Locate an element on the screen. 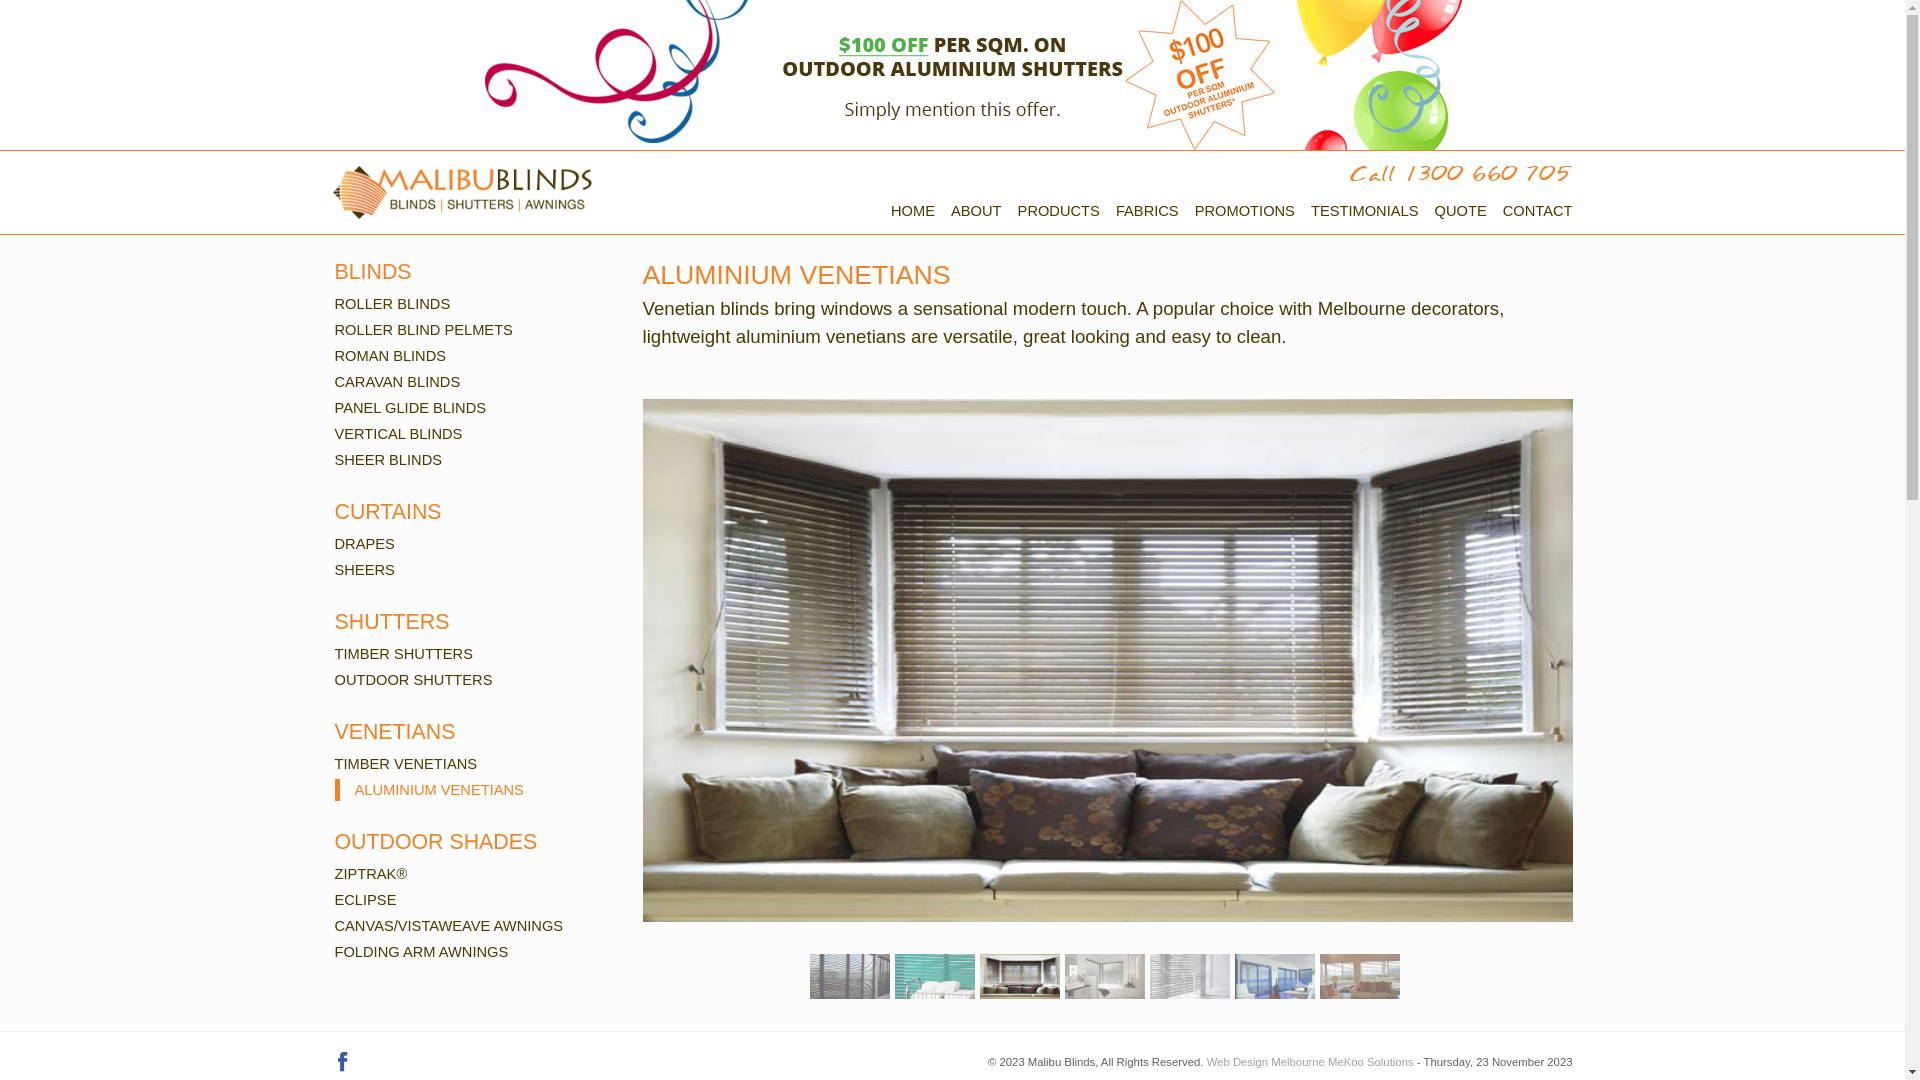 This screenshot has width=1920, height=1080. 'SHEER BLINDS' is located at coordinates (473, 459).